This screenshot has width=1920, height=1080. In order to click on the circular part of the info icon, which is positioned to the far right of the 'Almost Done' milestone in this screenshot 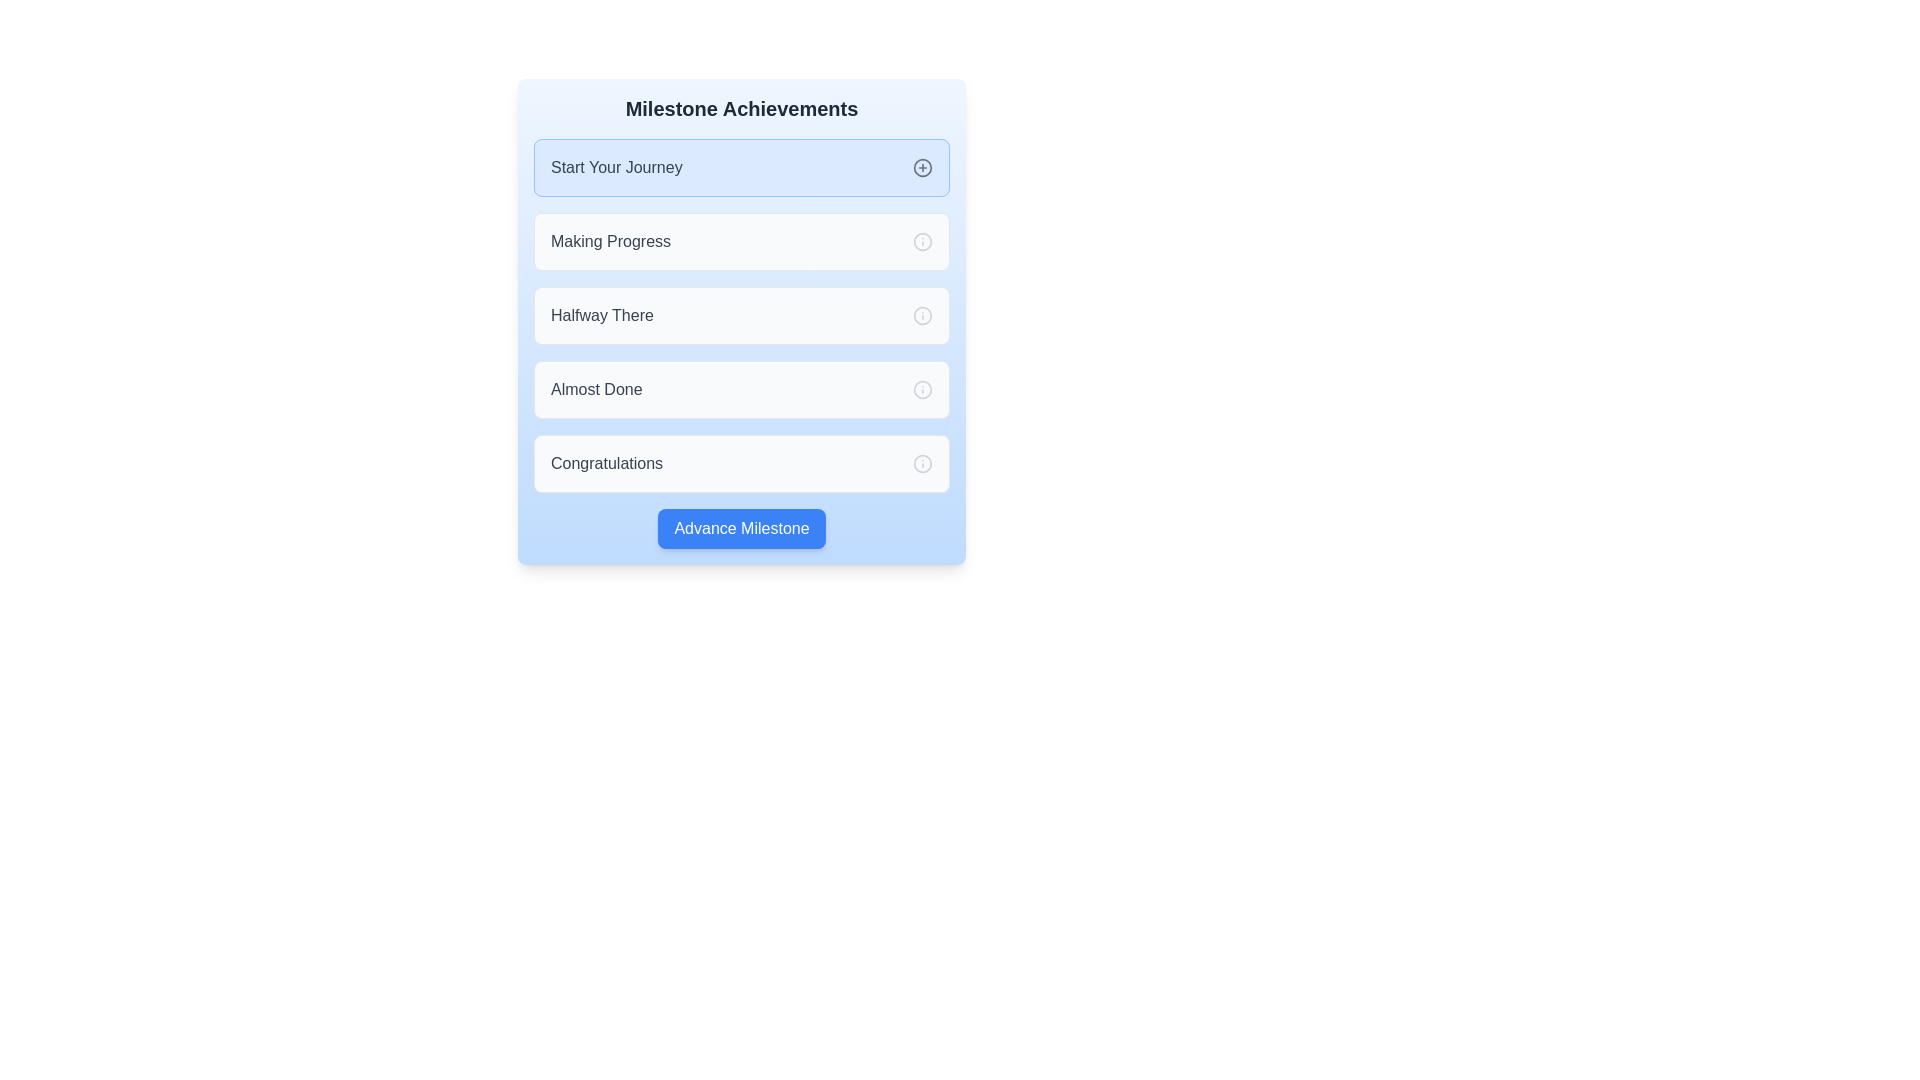, I will do `click(921, 389)`.